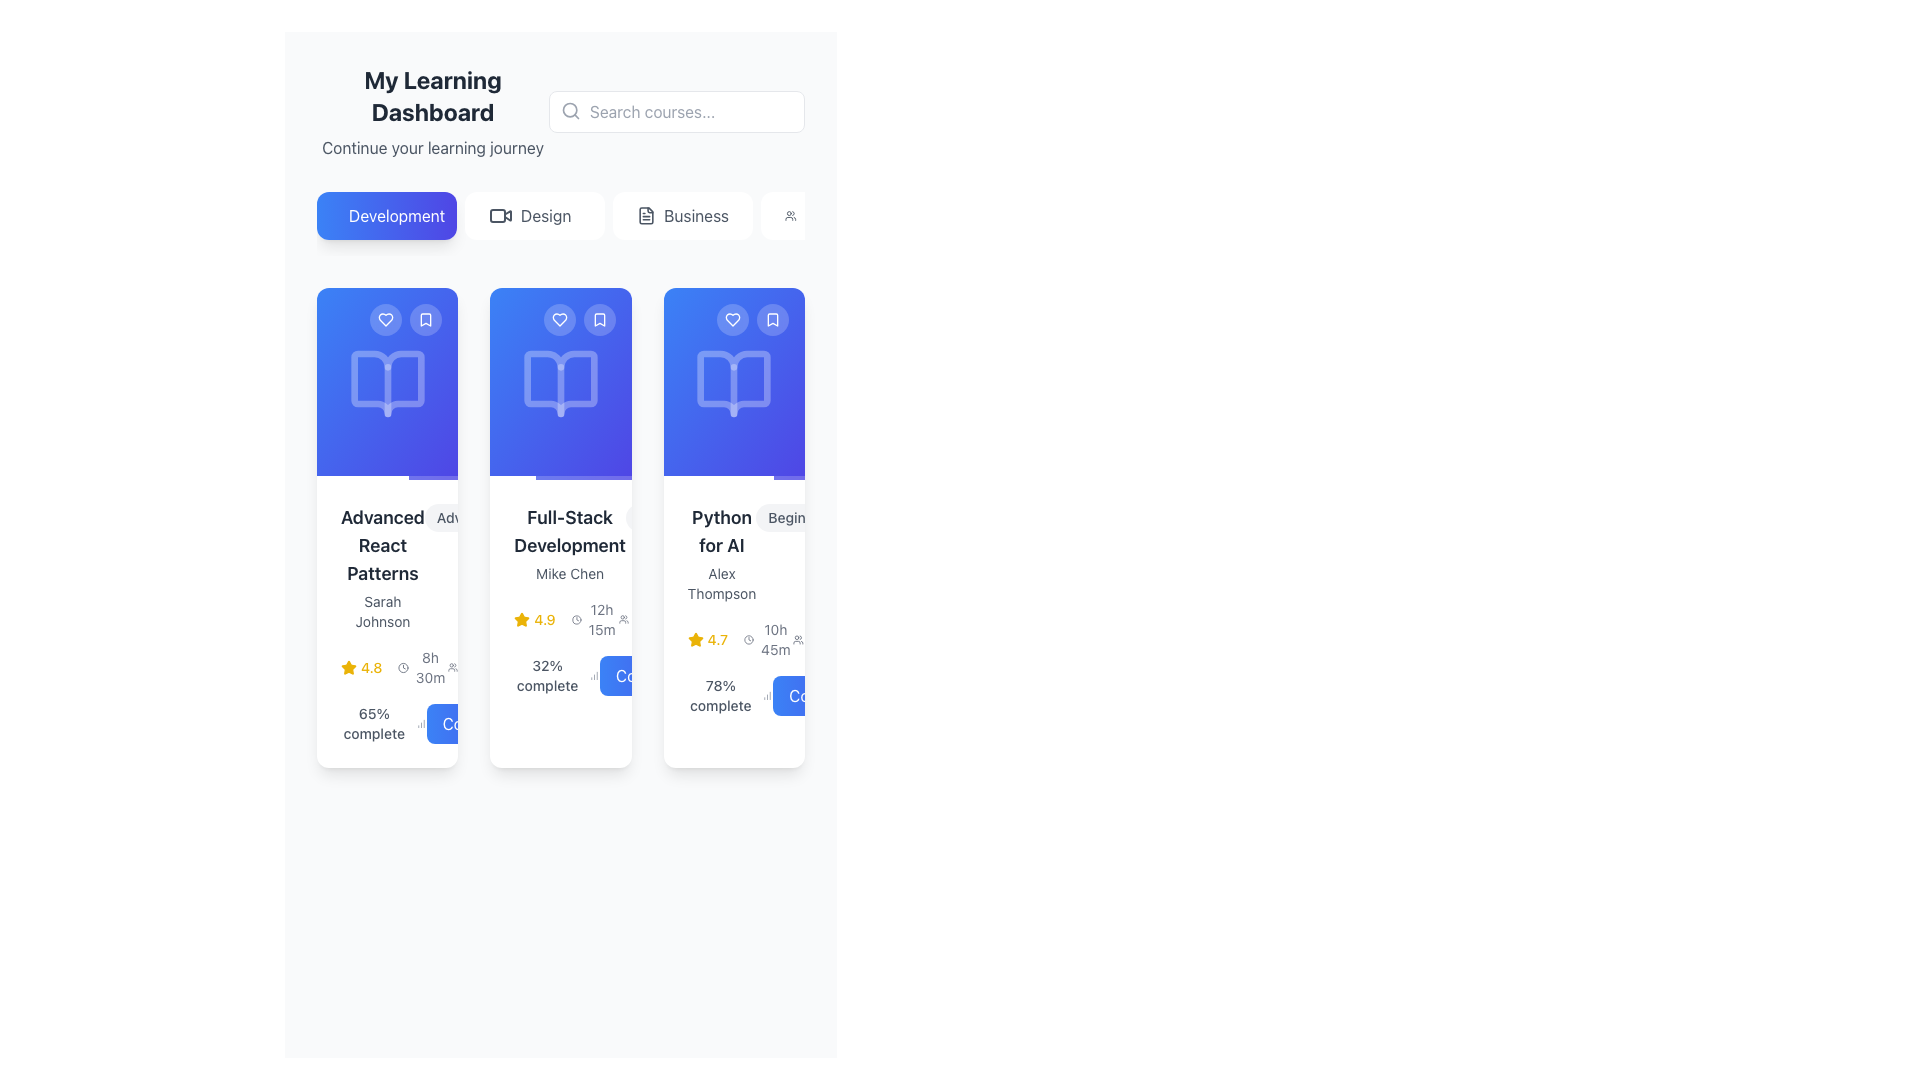 This screenshot has height=1080, width=1920. What do you see at coordinates (693, 675) in the screenshot?
I see `the visual representation of the Chevron Right Icon, which indicates proceeding or moving forward, located within the 'Continue' button` at bounding box center [693, 675].